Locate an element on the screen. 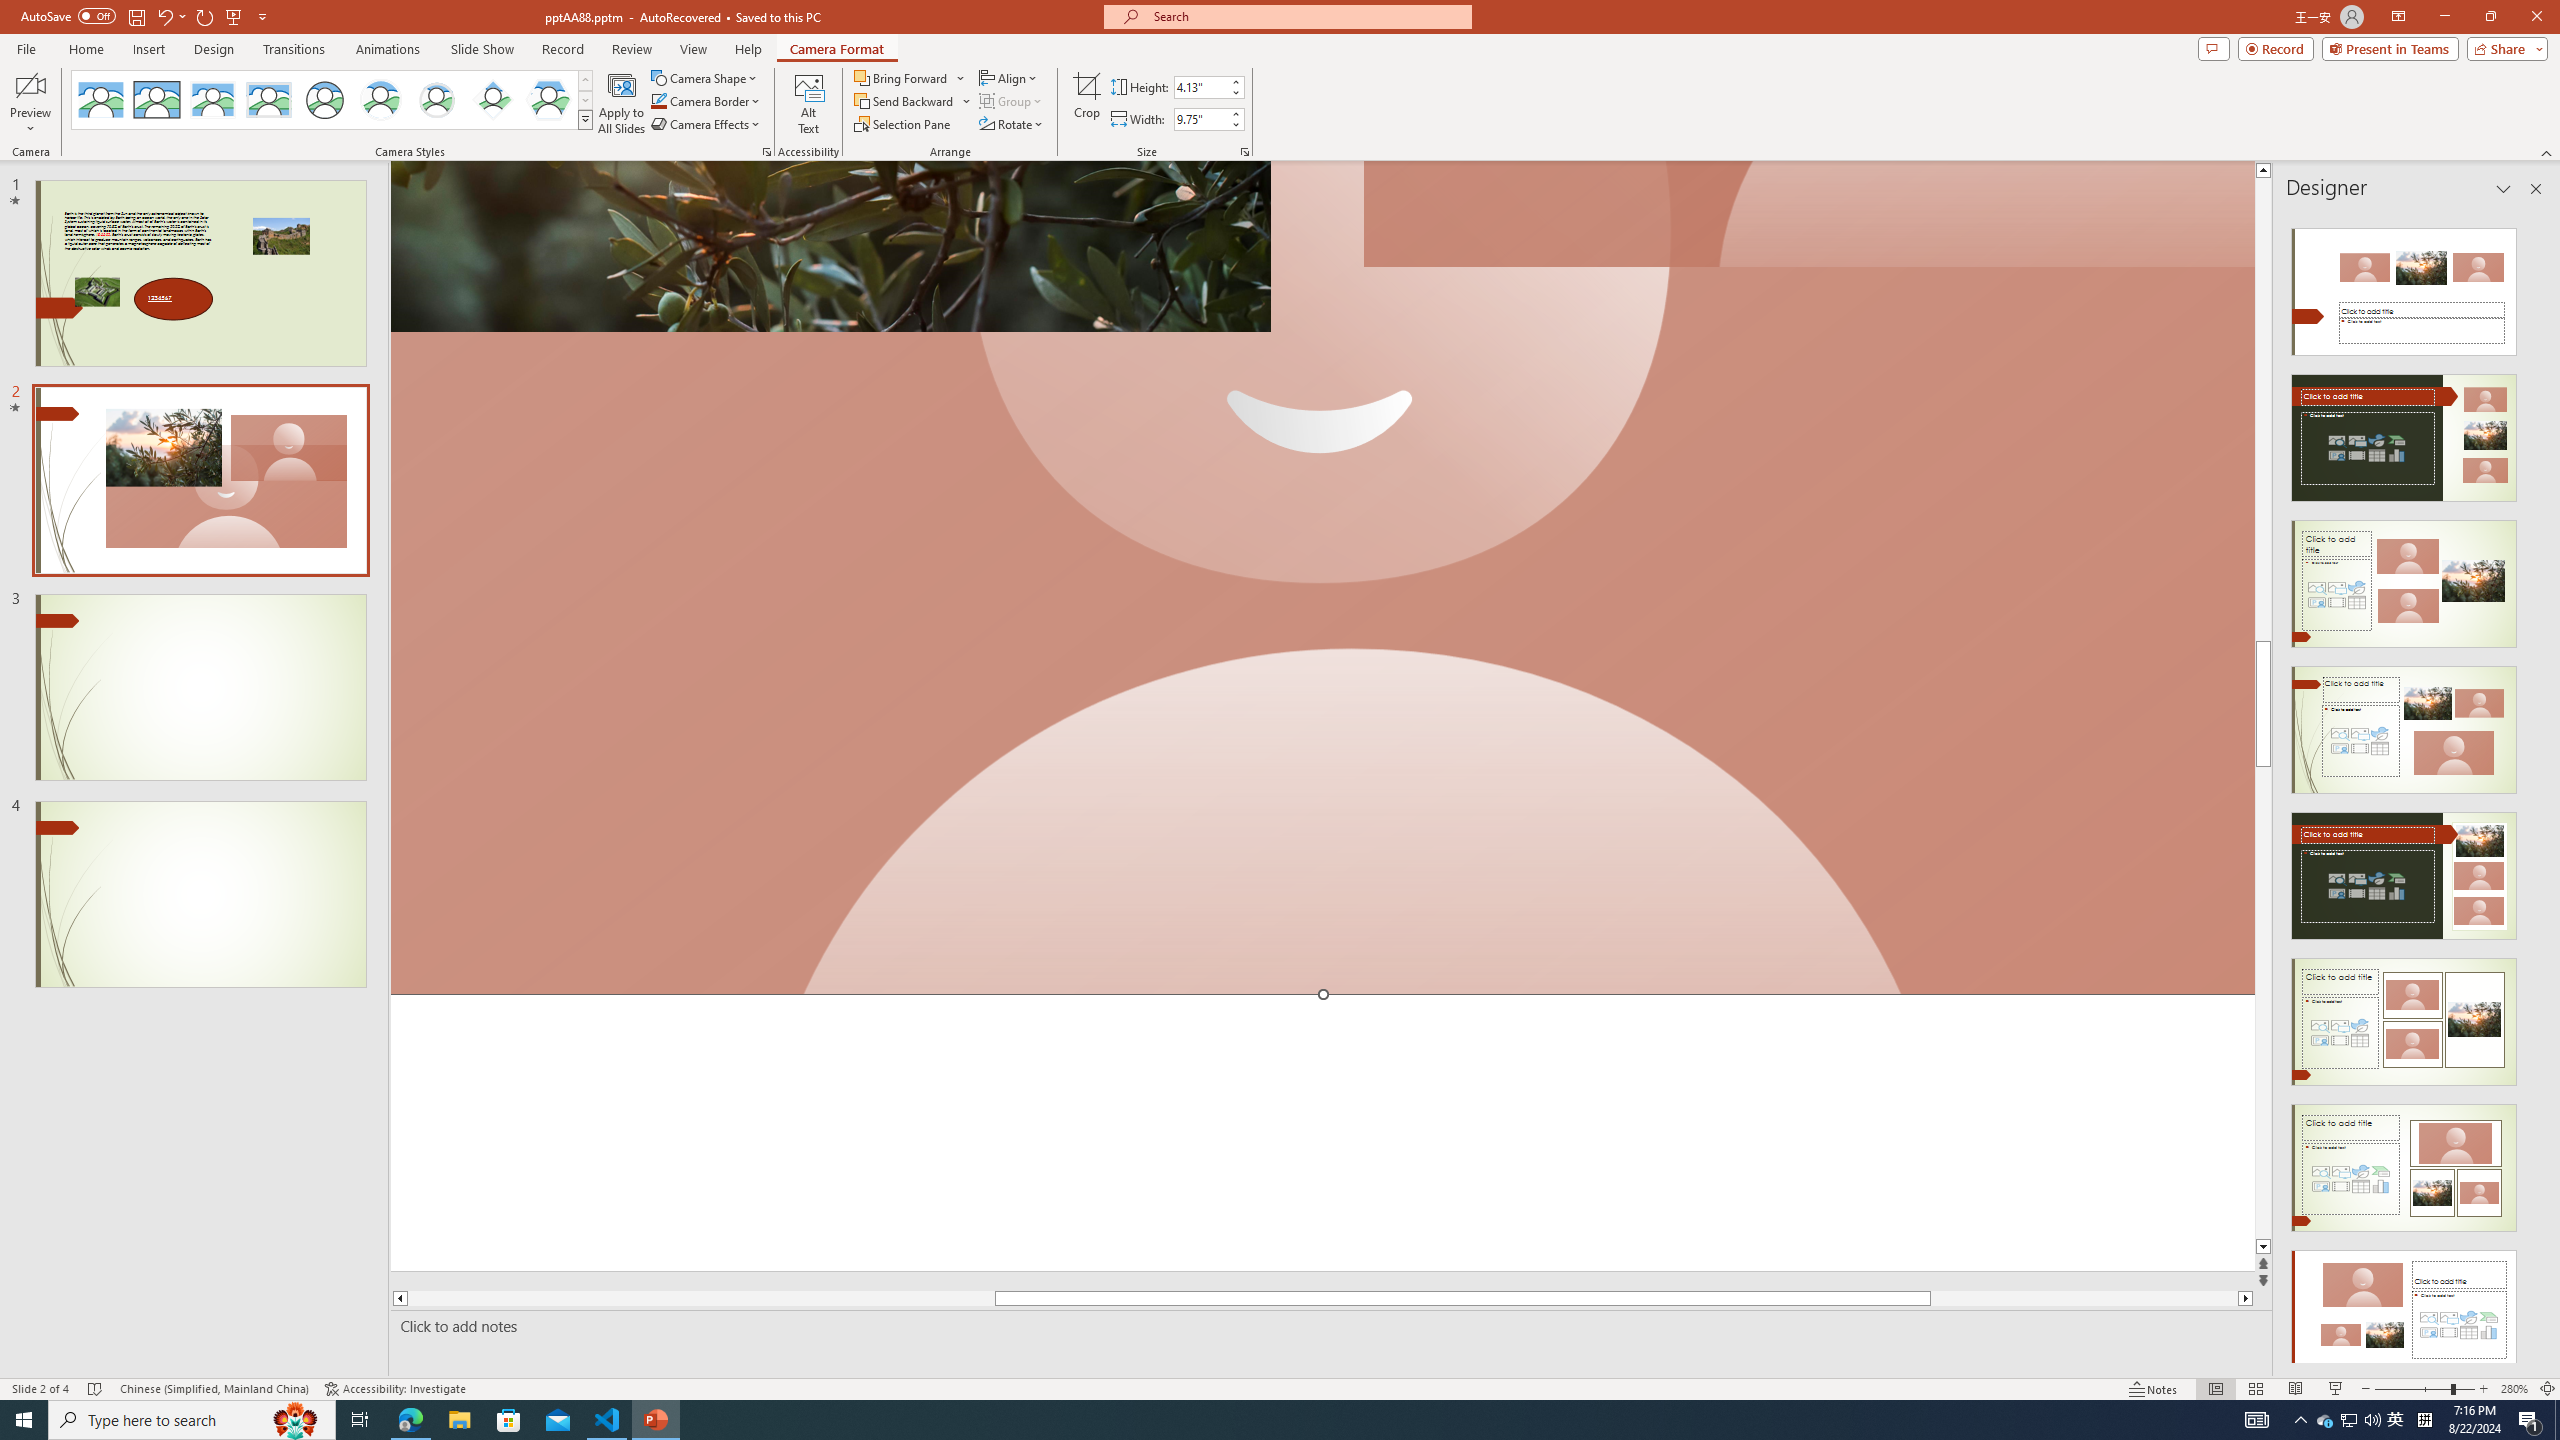 This screenshot has width=2560, height=1440. 'Apply to All Slides' is located at coordinates (621, 103).